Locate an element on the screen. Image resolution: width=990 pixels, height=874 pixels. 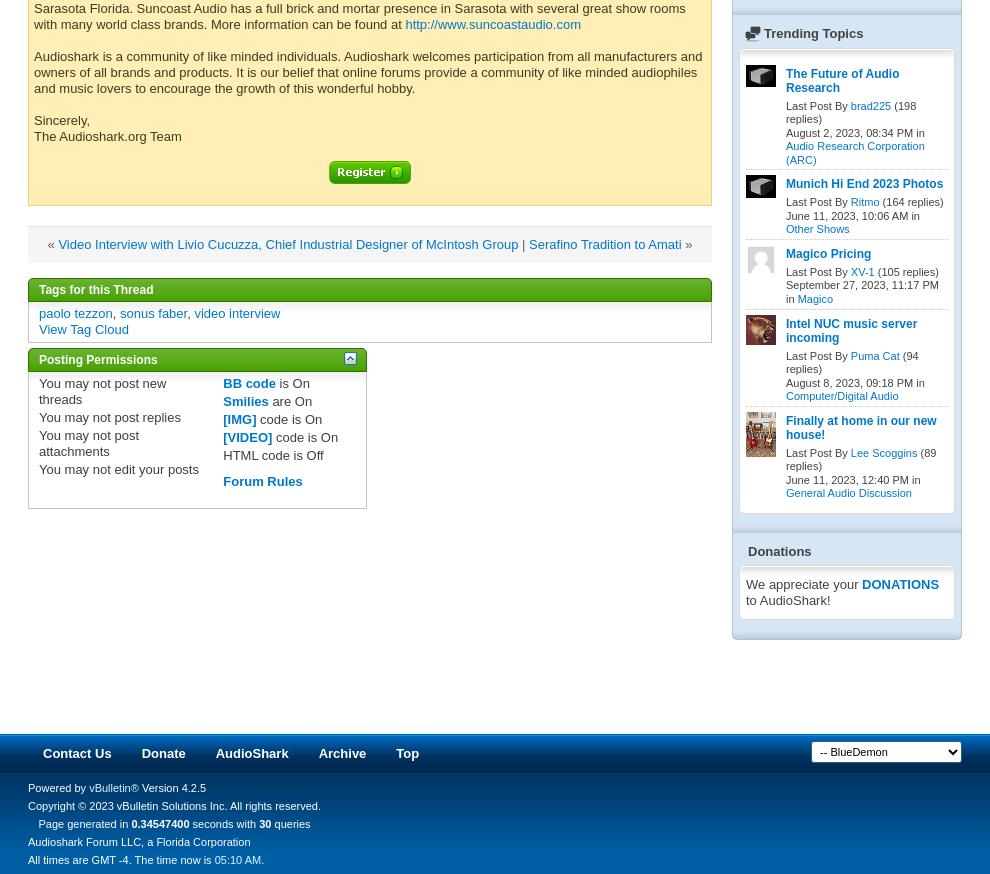
'General Audio Discussion' is located at coordinates (848, 492).